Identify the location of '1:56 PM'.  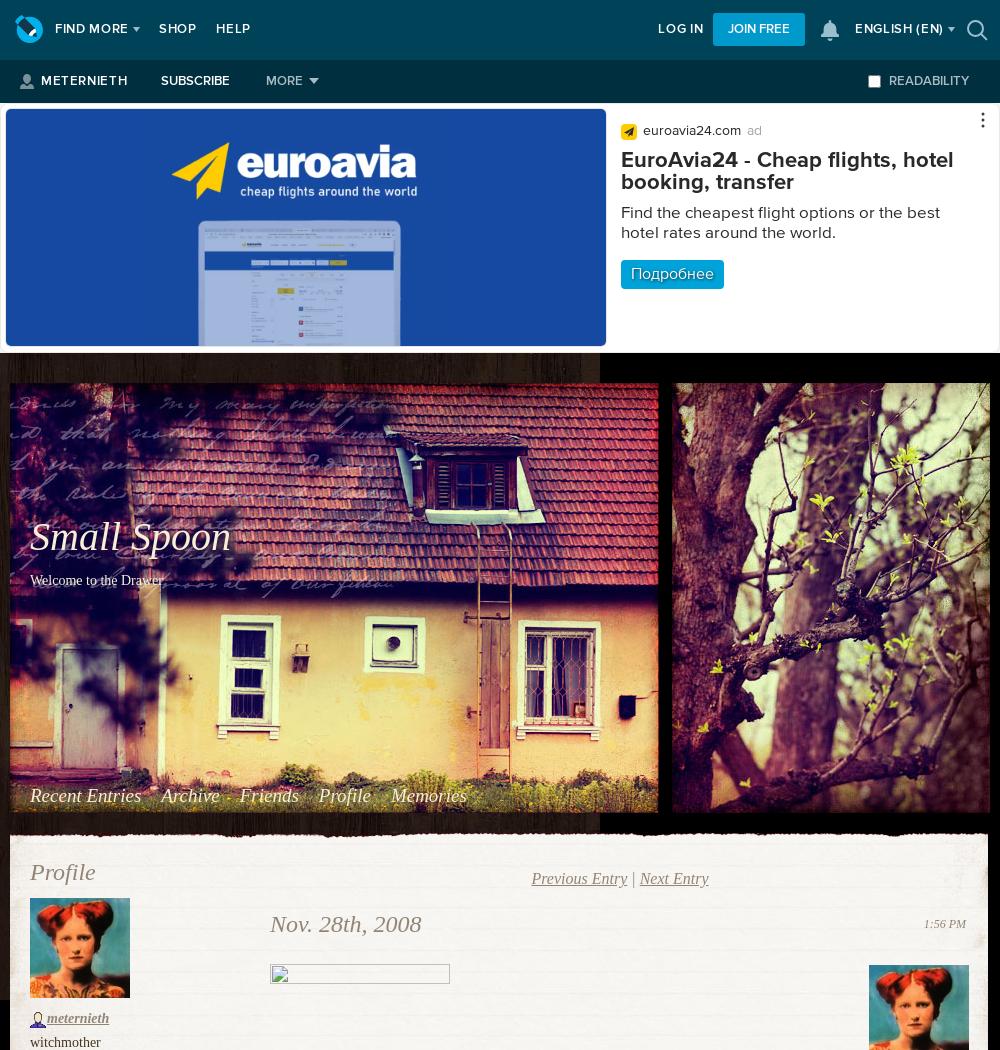
(943, 924).